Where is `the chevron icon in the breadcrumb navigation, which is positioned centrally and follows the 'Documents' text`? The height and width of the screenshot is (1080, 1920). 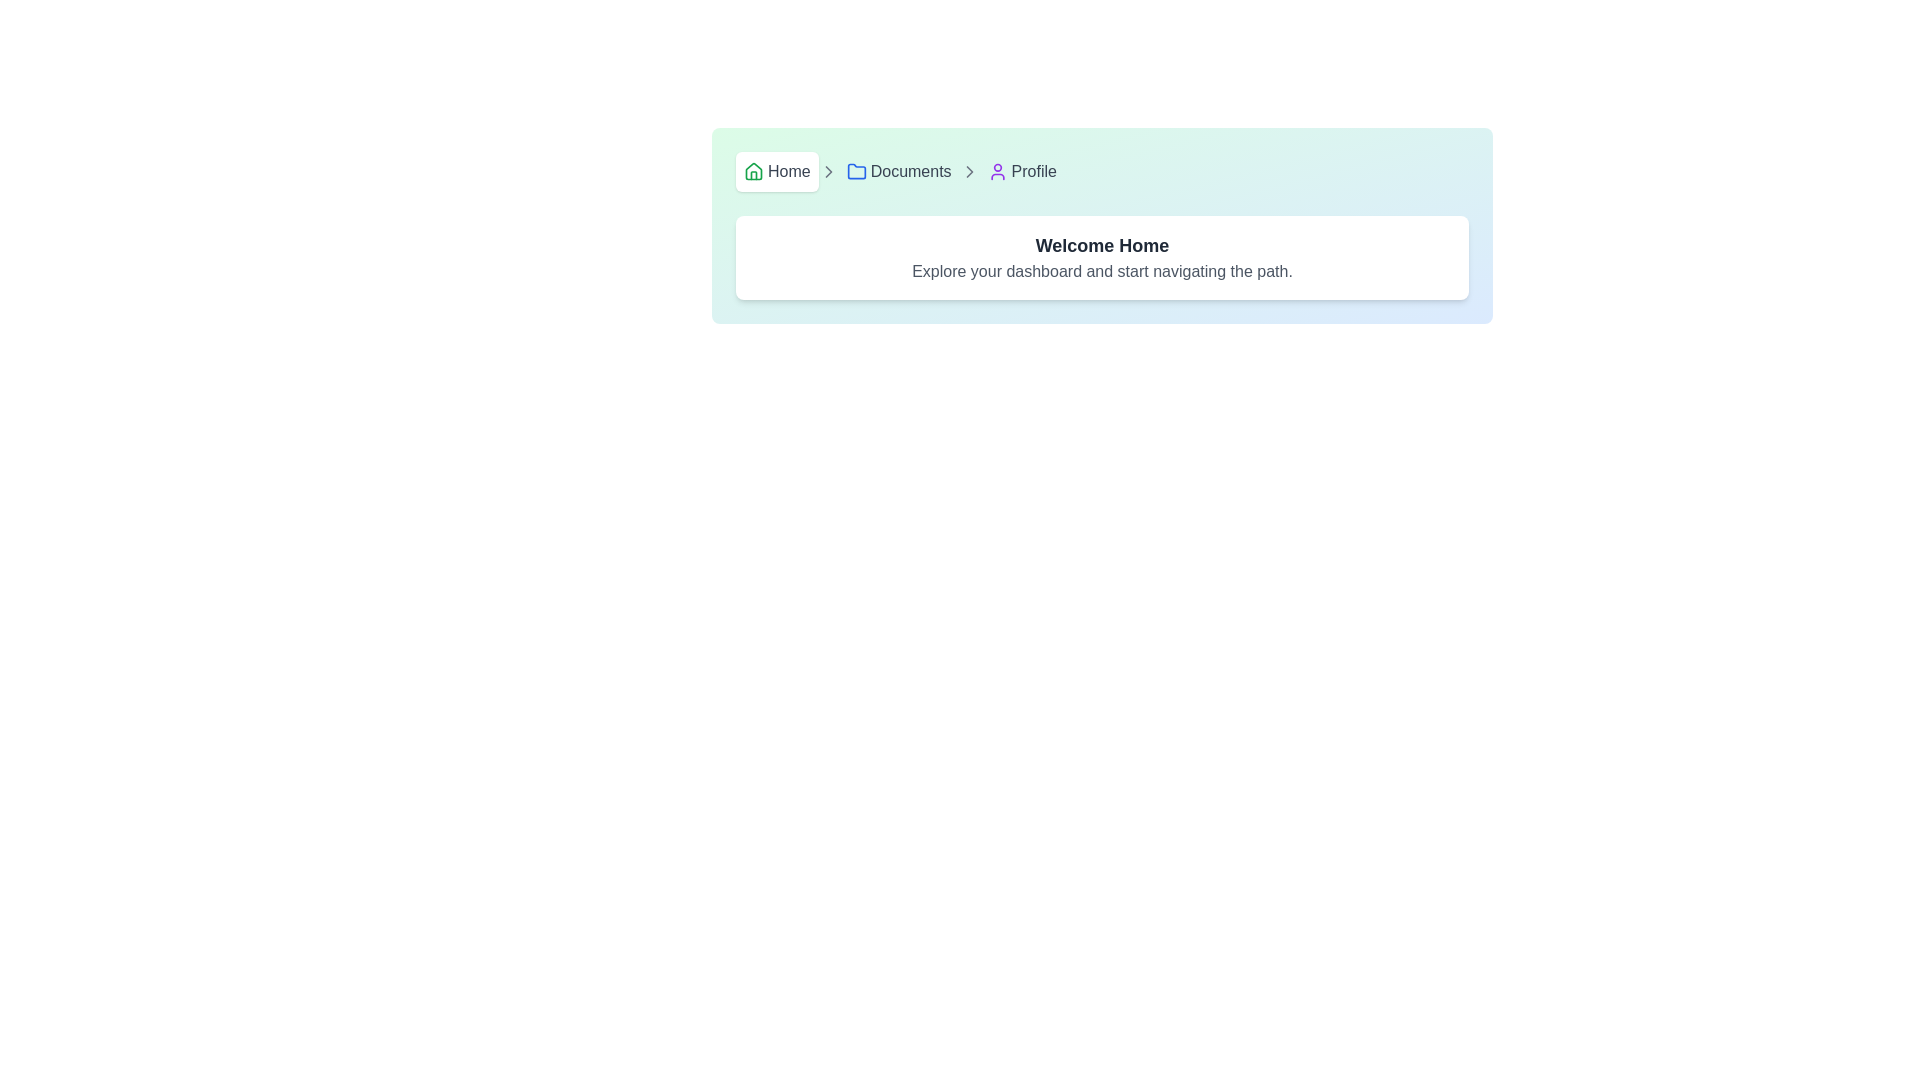 the chevron icon in the breadcrumb navigation, which is positioned centrally and follows the 'Documents' text is located at coordinates (969, 171).